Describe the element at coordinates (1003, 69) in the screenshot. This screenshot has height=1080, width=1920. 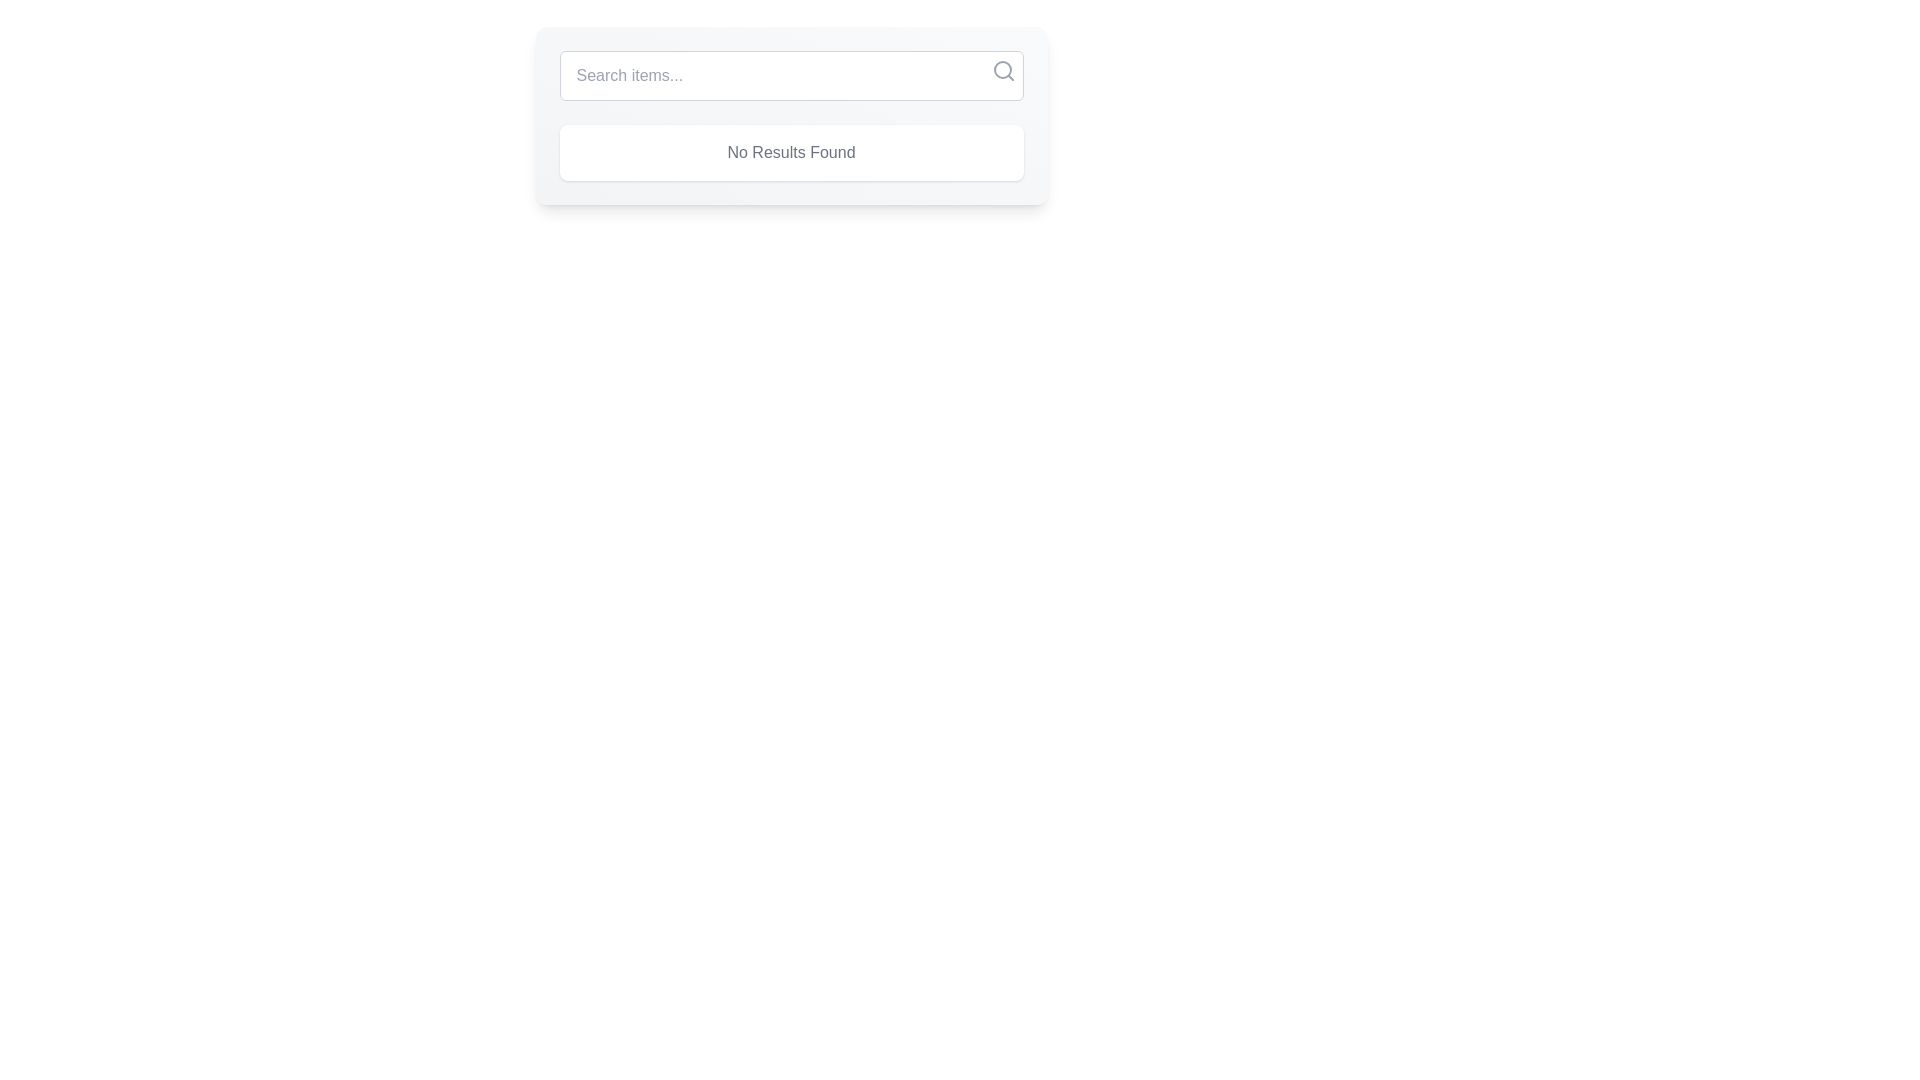
I see `the magnifying glass icon located at the right end of the search bar` at that location.